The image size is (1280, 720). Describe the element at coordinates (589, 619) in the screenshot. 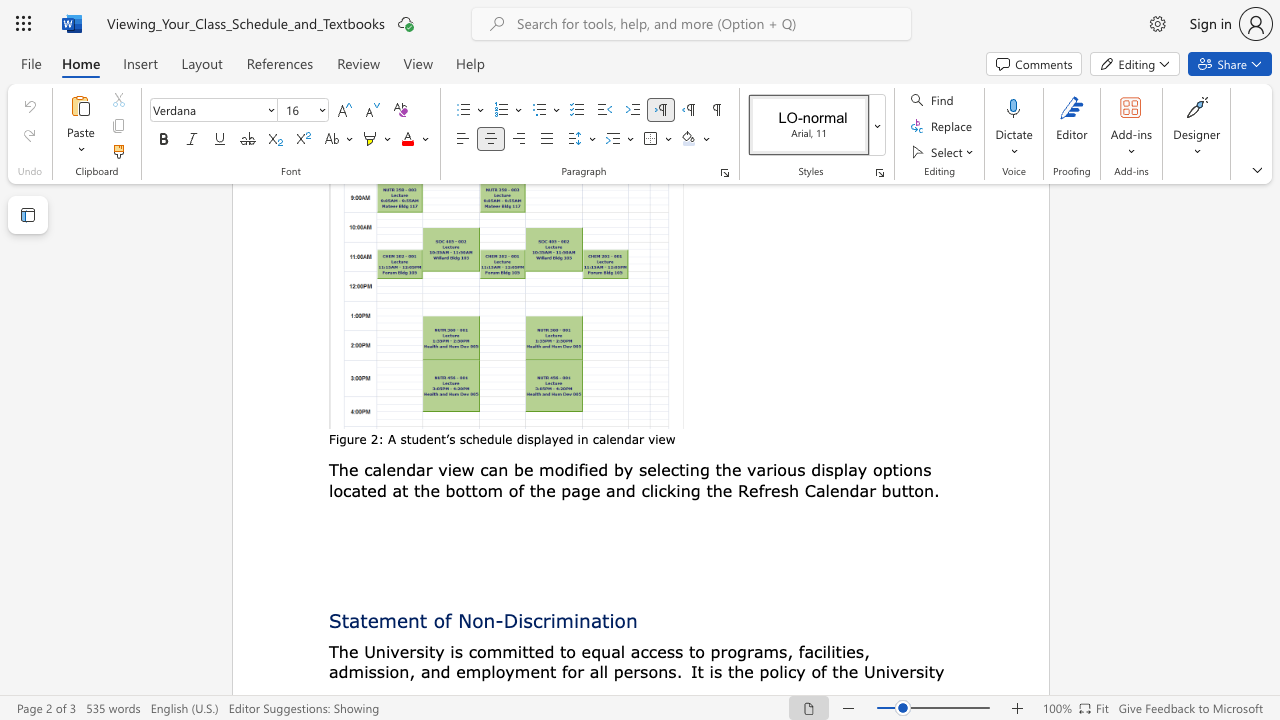

I see `the subset text "ation" within the text "Statement of Non-Discrimination"` at that location.